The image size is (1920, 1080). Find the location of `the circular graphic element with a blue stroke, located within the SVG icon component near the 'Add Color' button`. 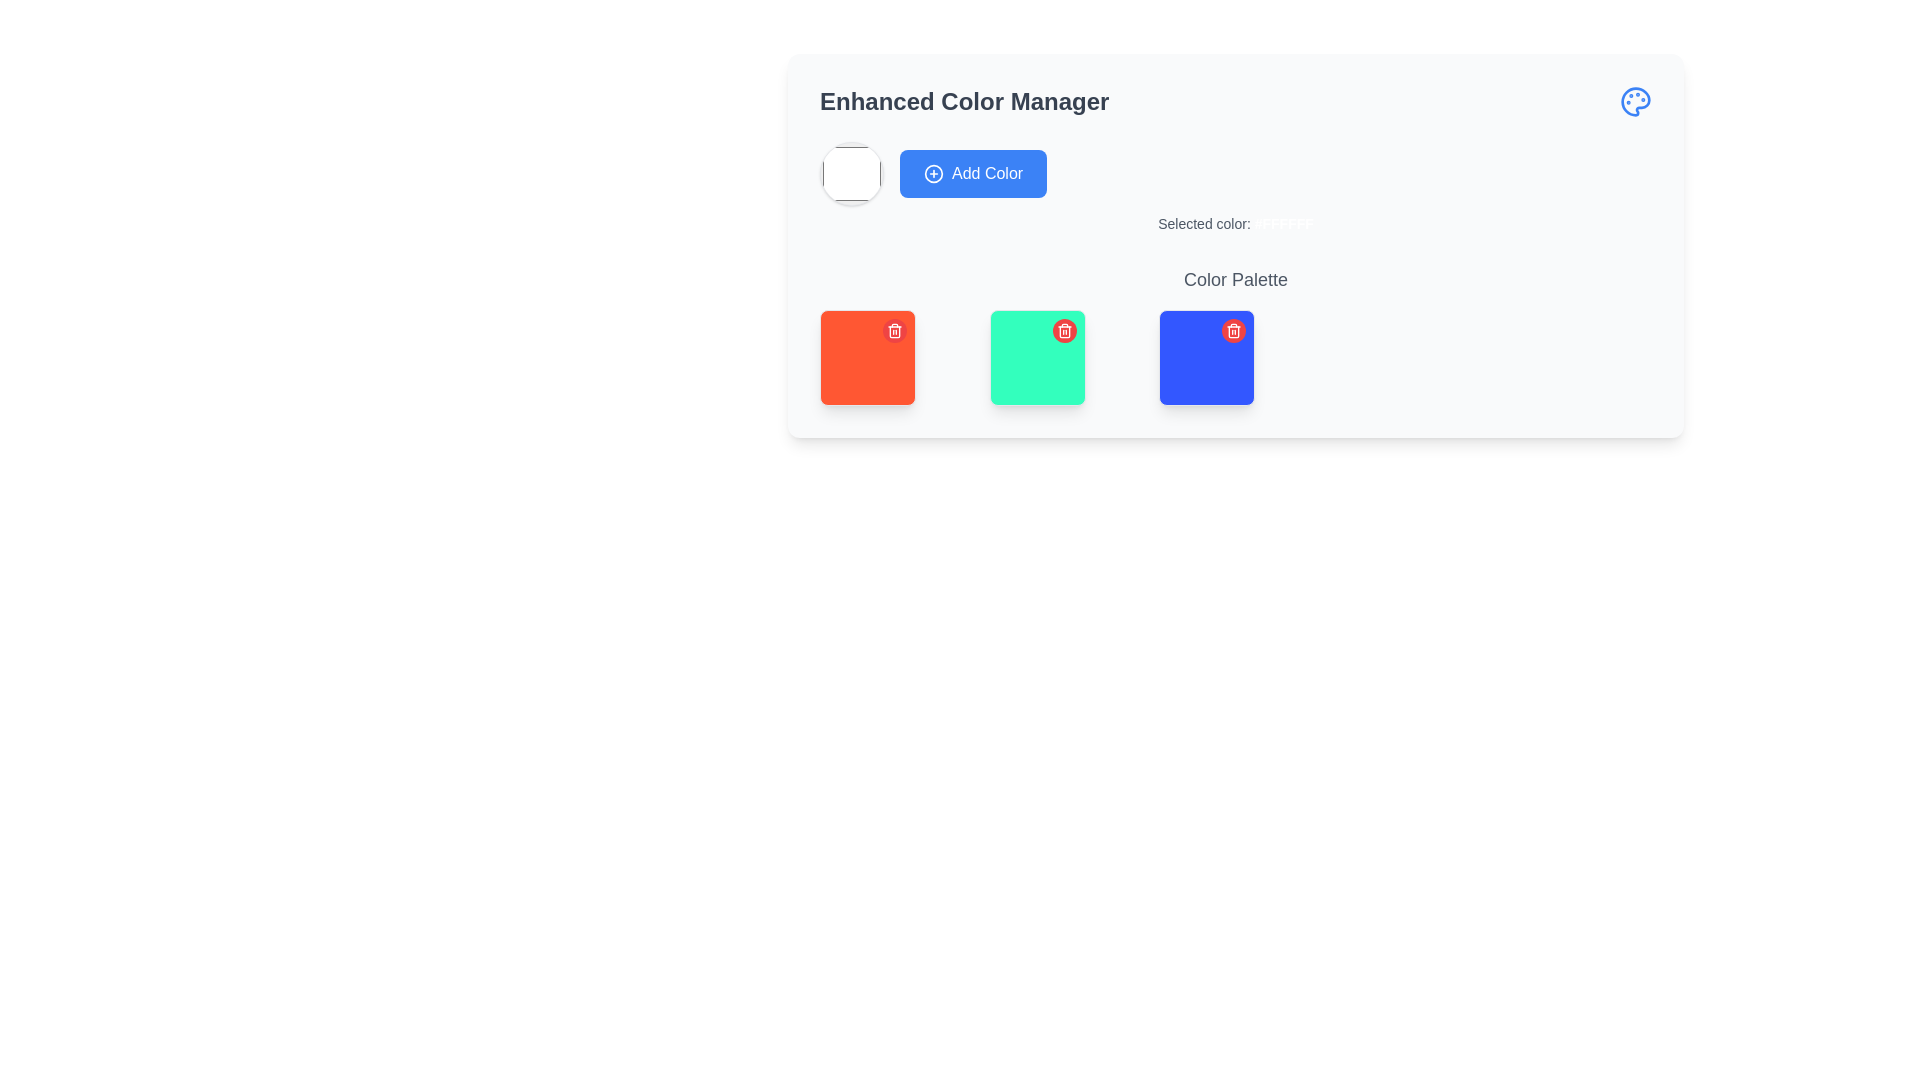

the circular graphic element with a blue stroke, located within the SVG icon component near the 'Add Color' button is located at coordinates (933, 172).